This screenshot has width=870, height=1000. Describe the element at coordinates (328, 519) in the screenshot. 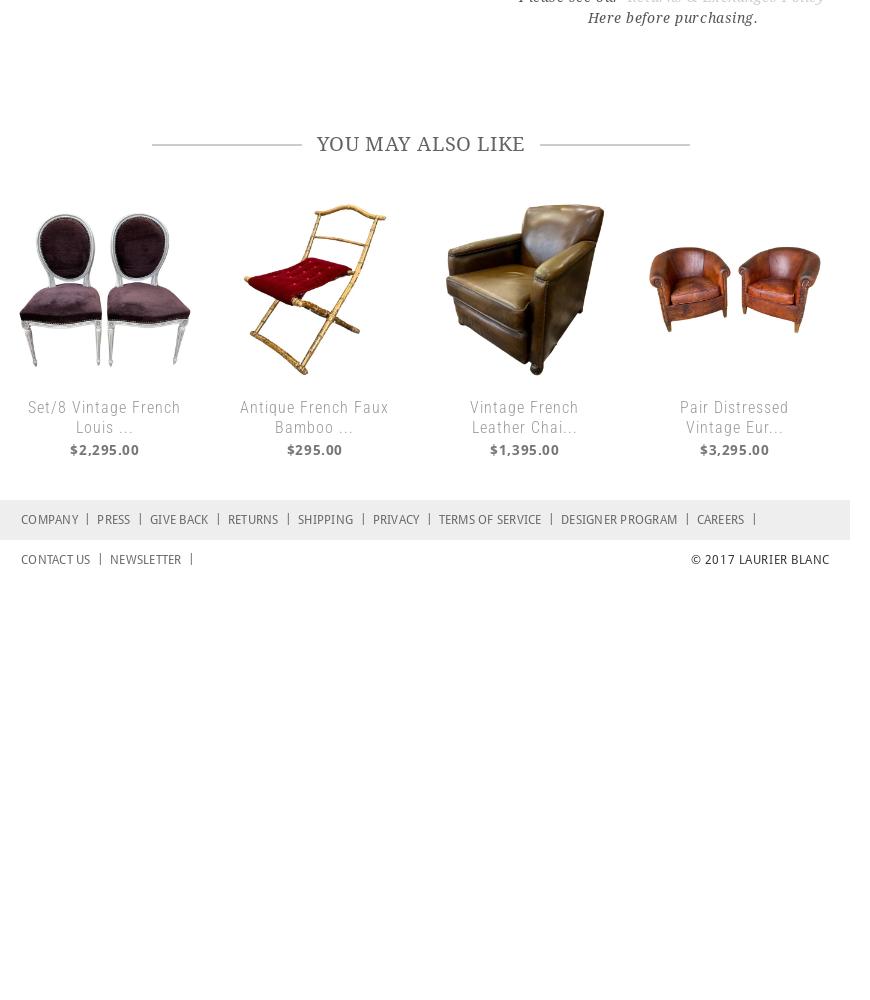

I see `'Shipping'` at that location.